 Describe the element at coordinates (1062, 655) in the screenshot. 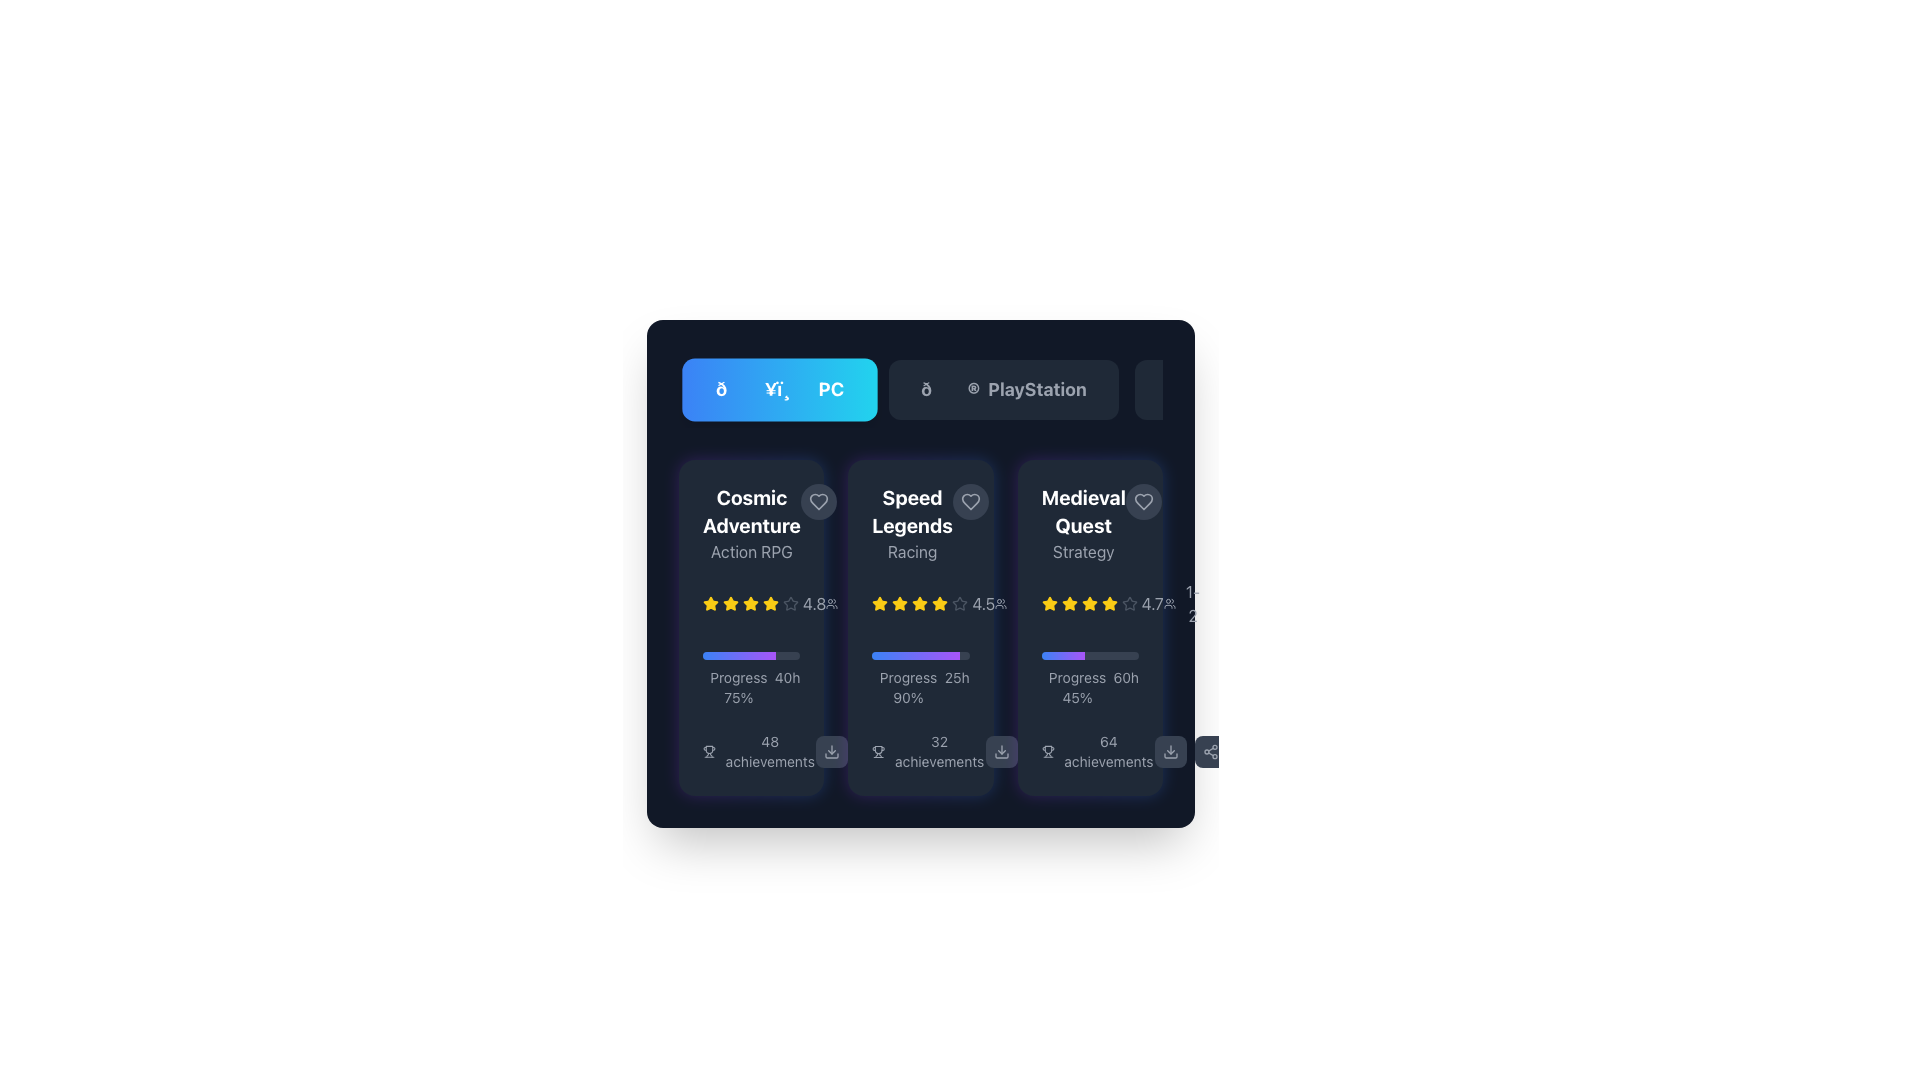

I see `the progress bar segment indicating 45% completion for the game 'Medieval Quest', which is located within the third game card` at that location.